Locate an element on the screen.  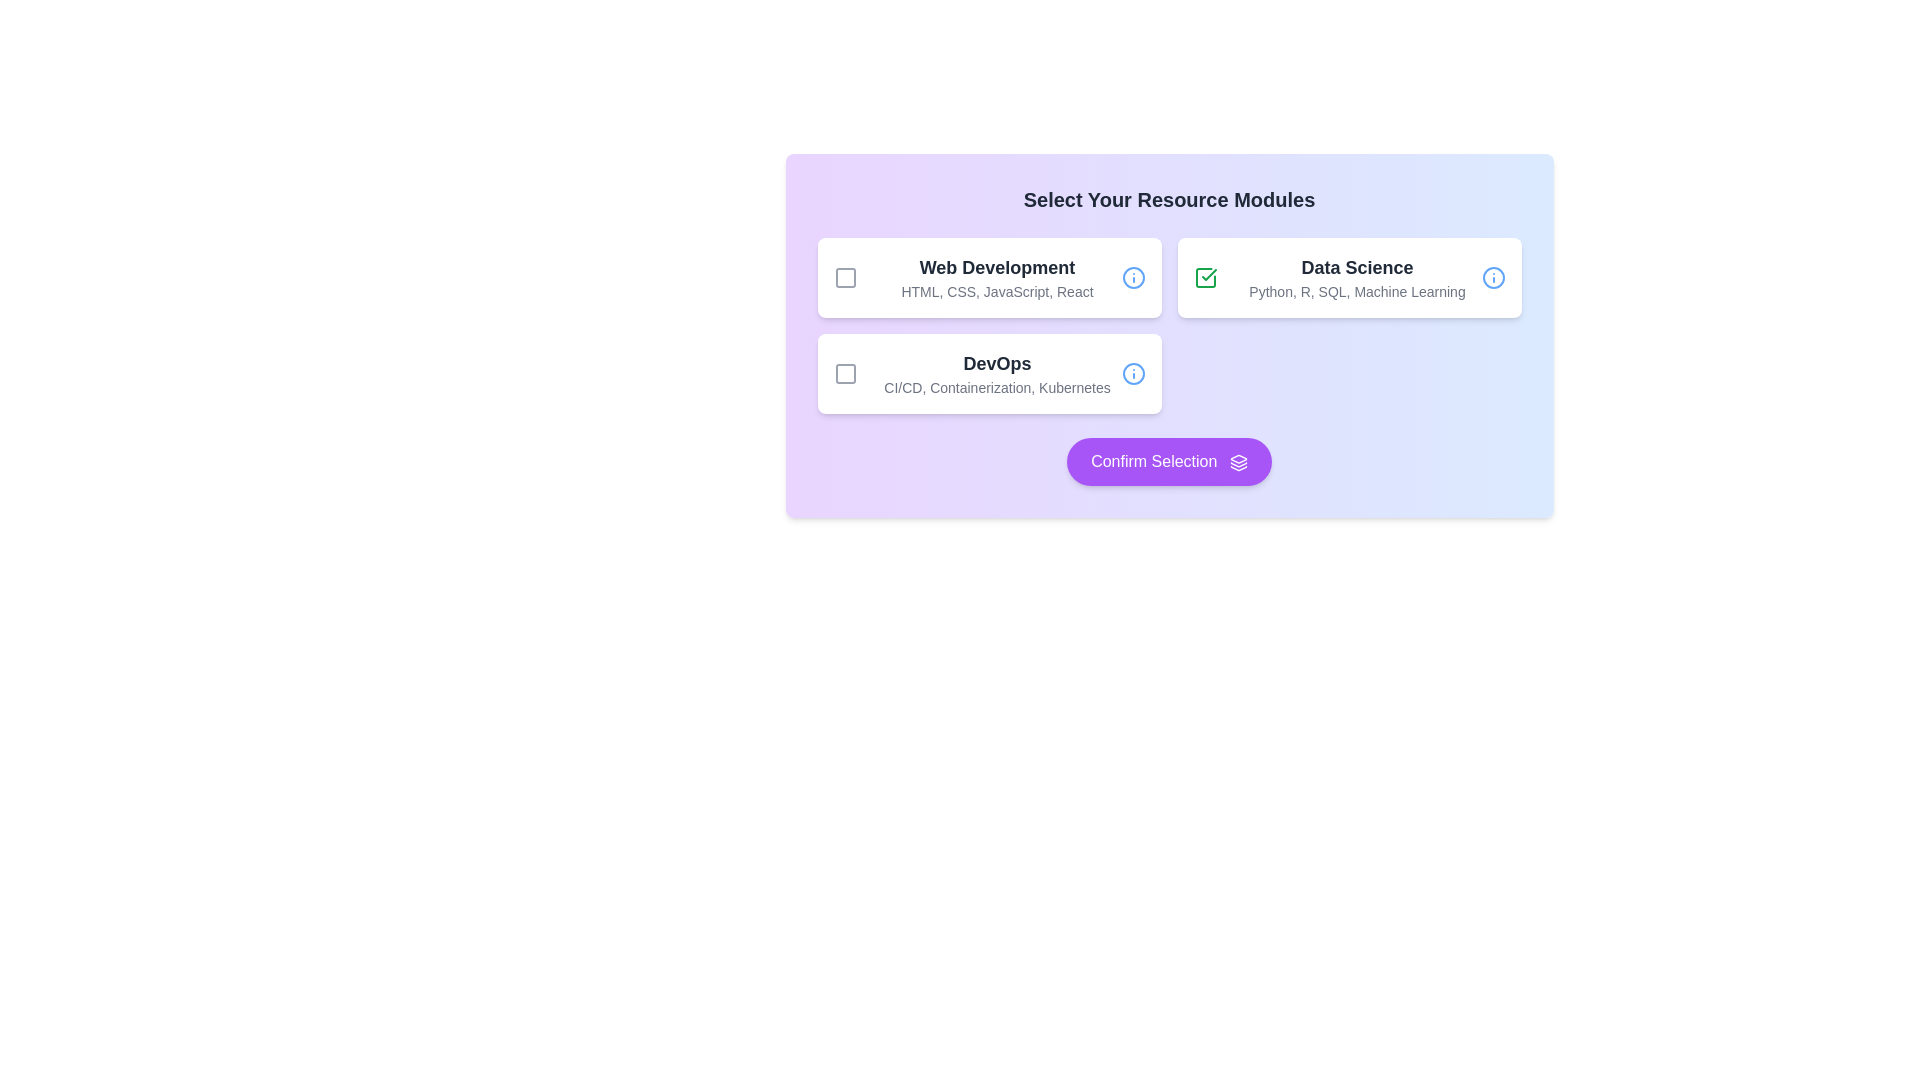
the checkbox representing the selection state of the 'Data Science' option located is located at coordinates (1204, 277).